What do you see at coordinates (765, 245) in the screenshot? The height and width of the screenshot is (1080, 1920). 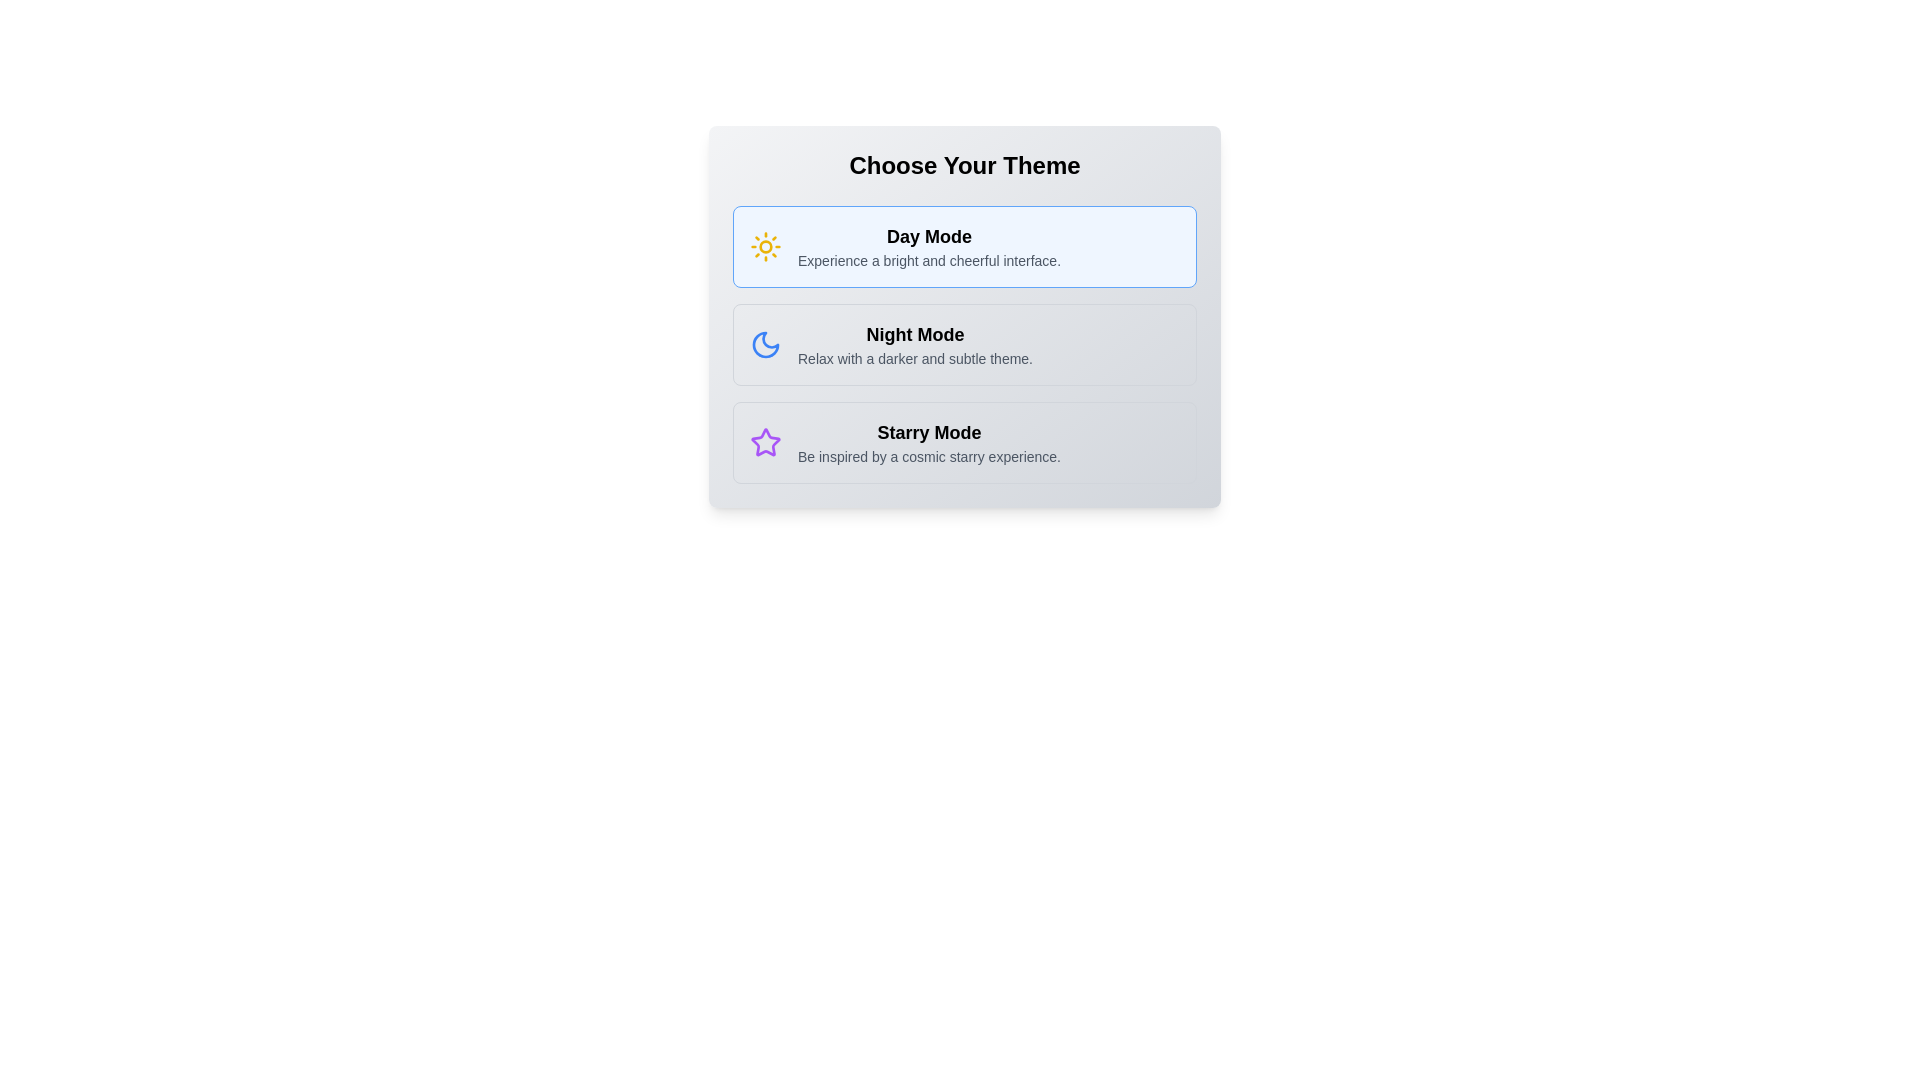 I see `the small, circular shape representing the sun's core in the 'Day Mode' option of the theme selection panel` at bounding box center [765, 245].